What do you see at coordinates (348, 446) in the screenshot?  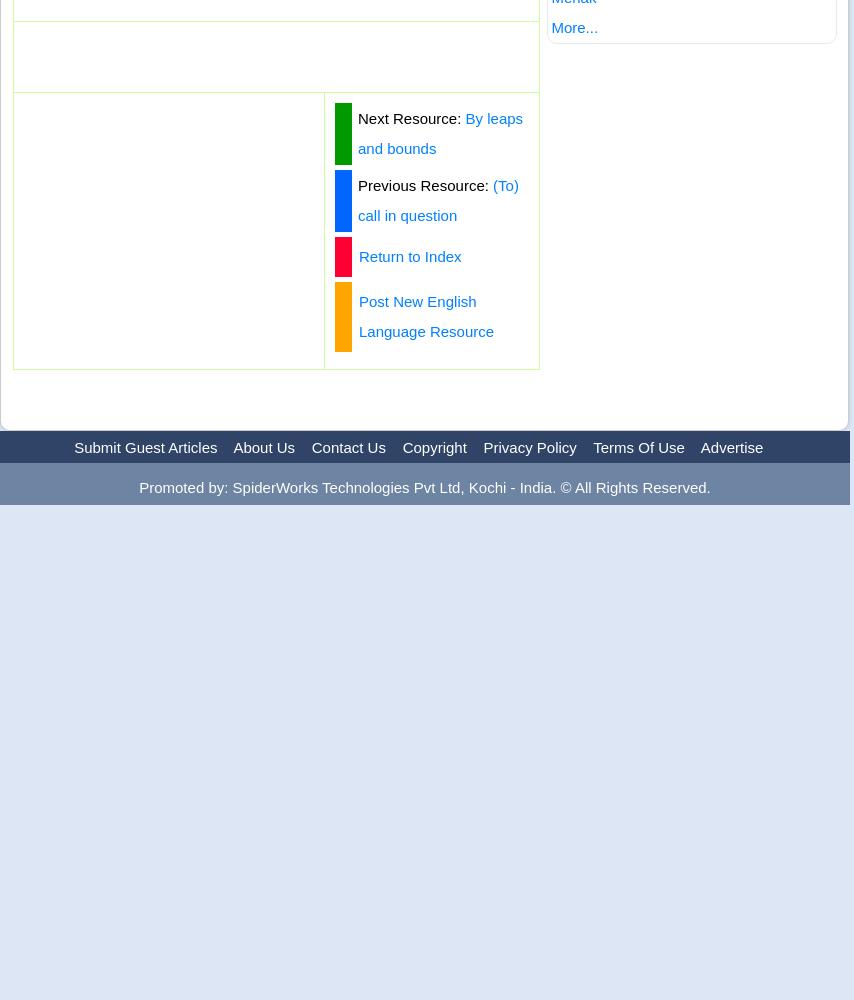 I see `'Contact Us'` at bounding box center [348, 446].